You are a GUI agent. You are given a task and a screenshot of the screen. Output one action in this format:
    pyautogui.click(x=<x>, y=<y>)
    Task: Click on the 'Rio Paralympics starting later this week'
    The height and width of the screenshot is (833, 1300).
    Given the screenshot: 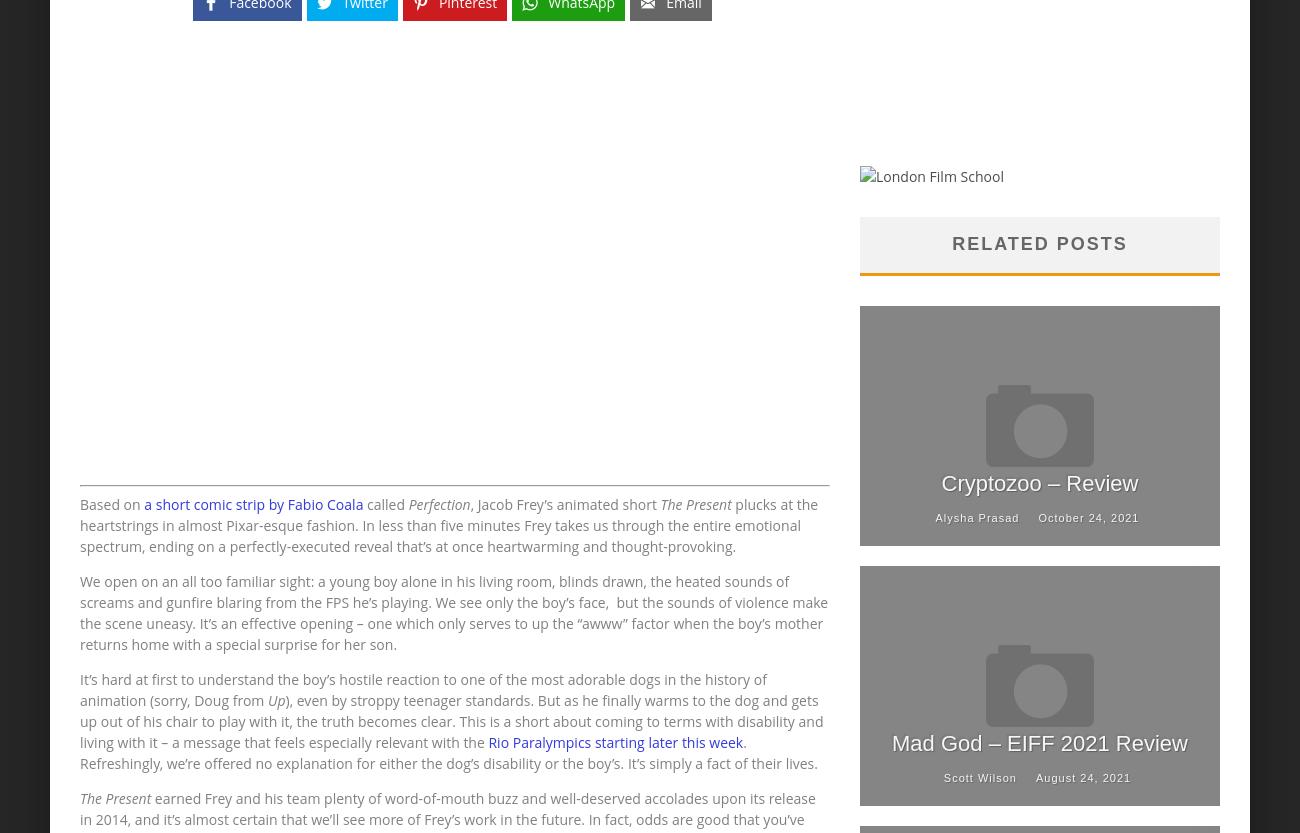 What is the action you would take?
    pyautogui.click(x=615, y=742)
    